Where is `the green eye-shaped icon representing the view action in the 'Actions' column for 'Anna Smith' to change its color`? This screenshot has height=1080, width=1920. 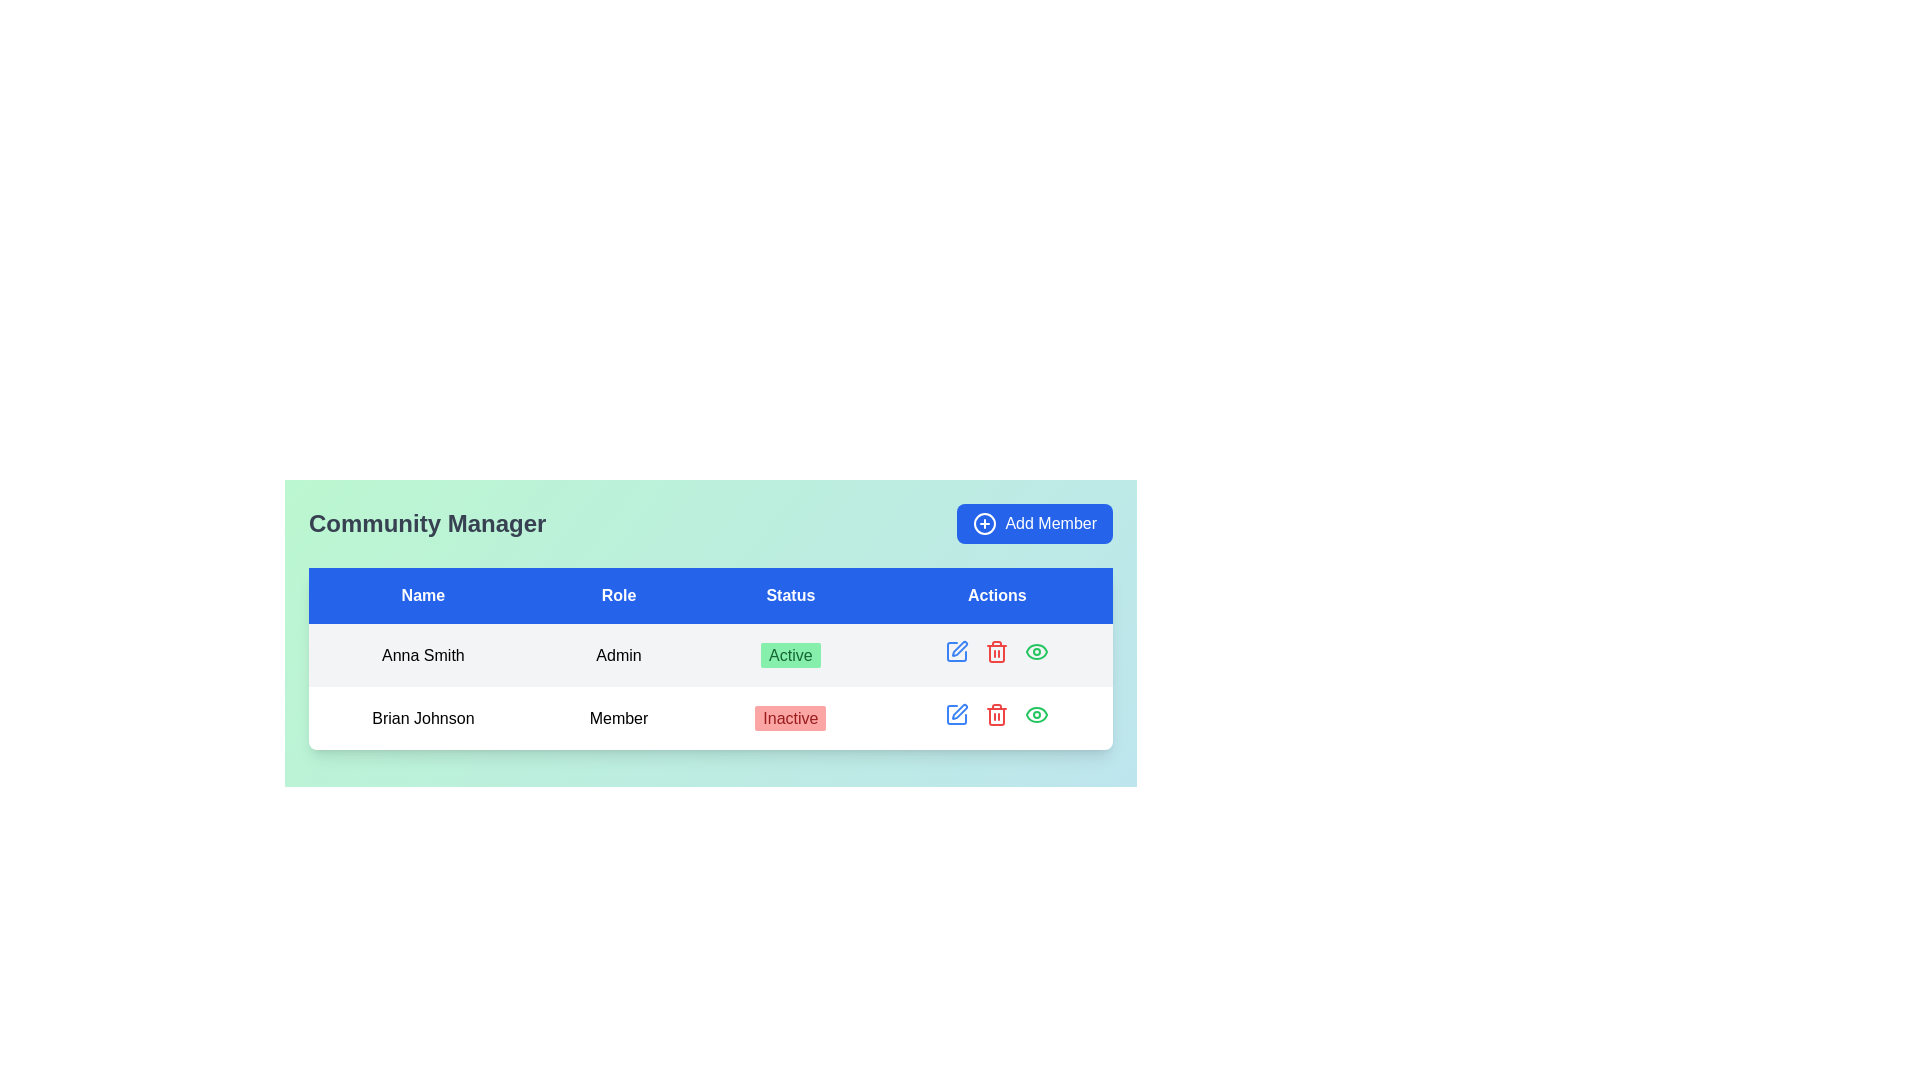 the green eye-shaped icon representing the view action in the 'Actions' column for 'Anna Smith' to change its color is located at coordinates (1037, 651).